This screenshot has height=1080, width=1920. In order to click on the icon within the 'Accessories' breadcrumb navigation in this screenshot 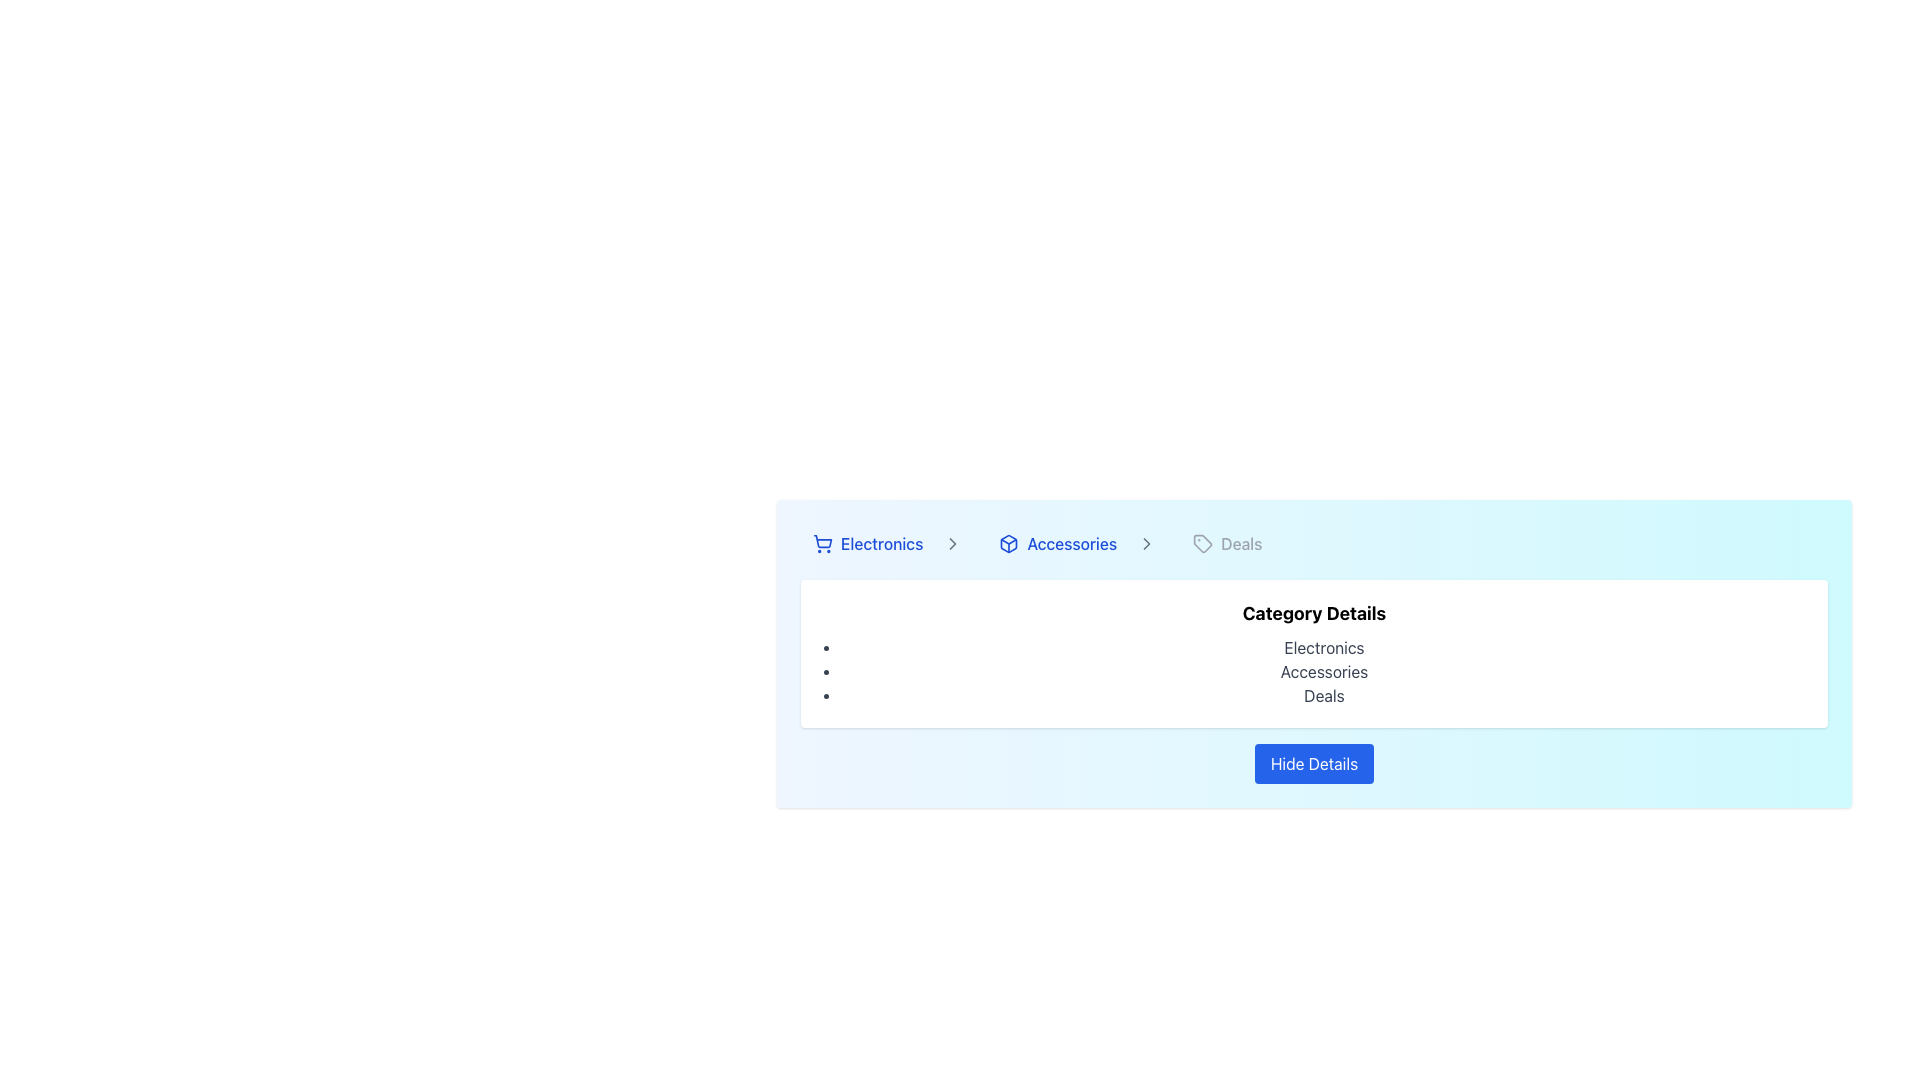, I will do `click(1008, 543)`.